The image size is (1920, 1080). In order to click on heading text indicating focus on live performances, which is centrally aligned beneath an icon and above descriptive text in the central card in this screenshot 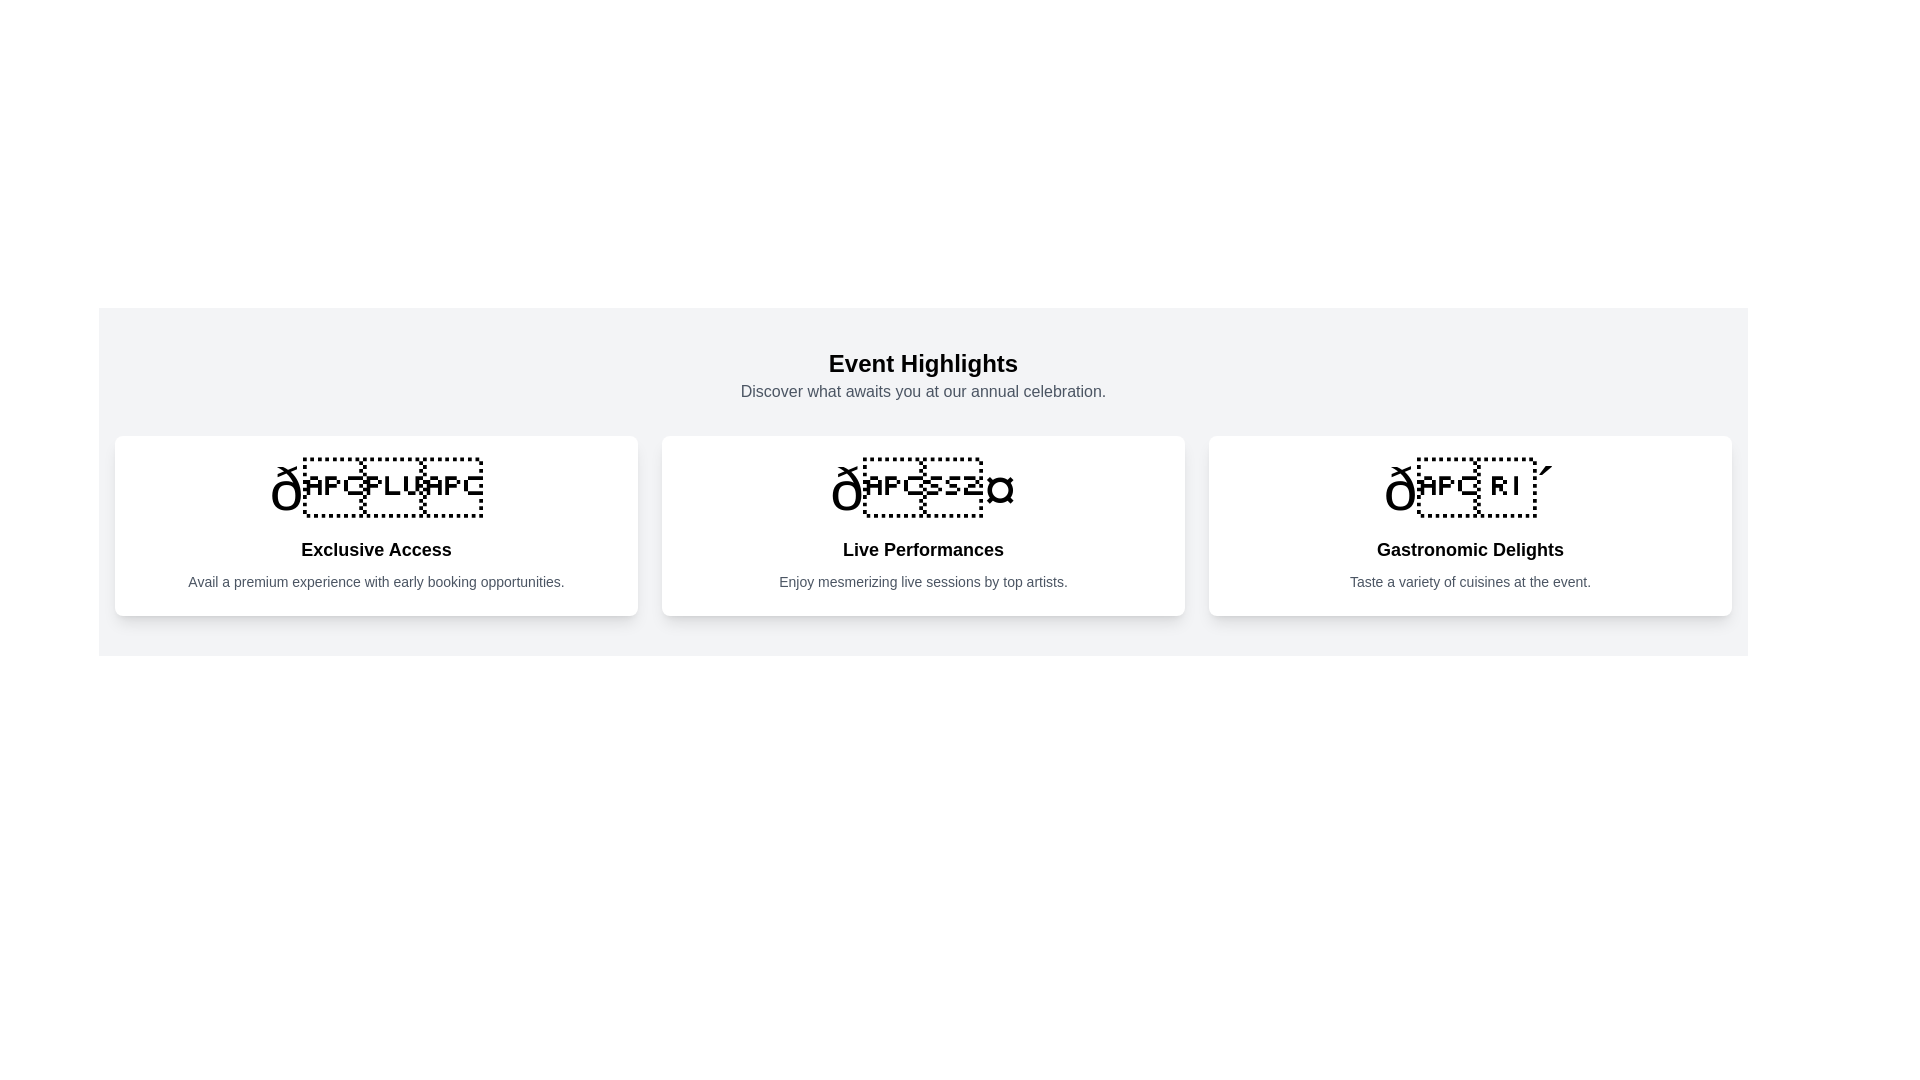, I will do `click(922, 550)`.